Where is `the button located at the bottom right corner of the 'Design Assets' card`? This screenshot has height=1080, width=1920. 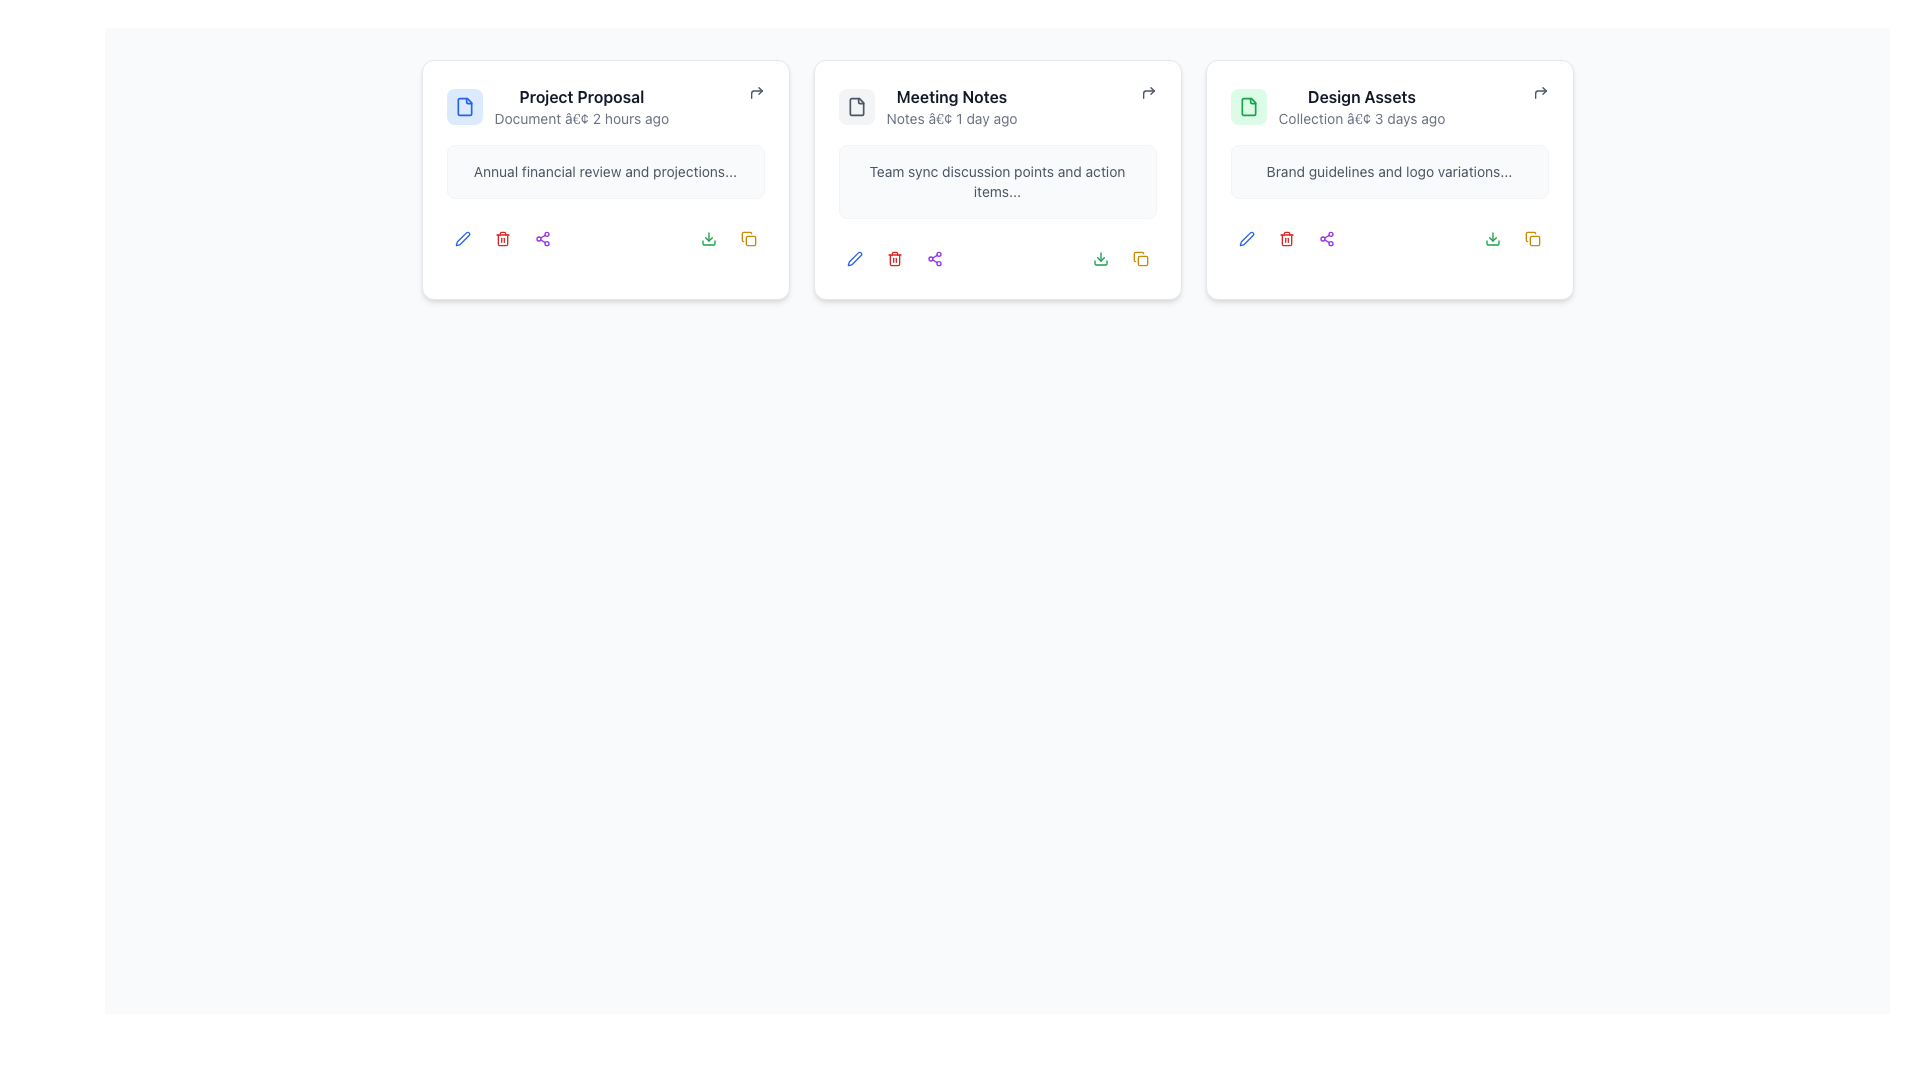
the button located at the bottom right corner of the 'Design Assets' card is located at coordinates (1531, 238).